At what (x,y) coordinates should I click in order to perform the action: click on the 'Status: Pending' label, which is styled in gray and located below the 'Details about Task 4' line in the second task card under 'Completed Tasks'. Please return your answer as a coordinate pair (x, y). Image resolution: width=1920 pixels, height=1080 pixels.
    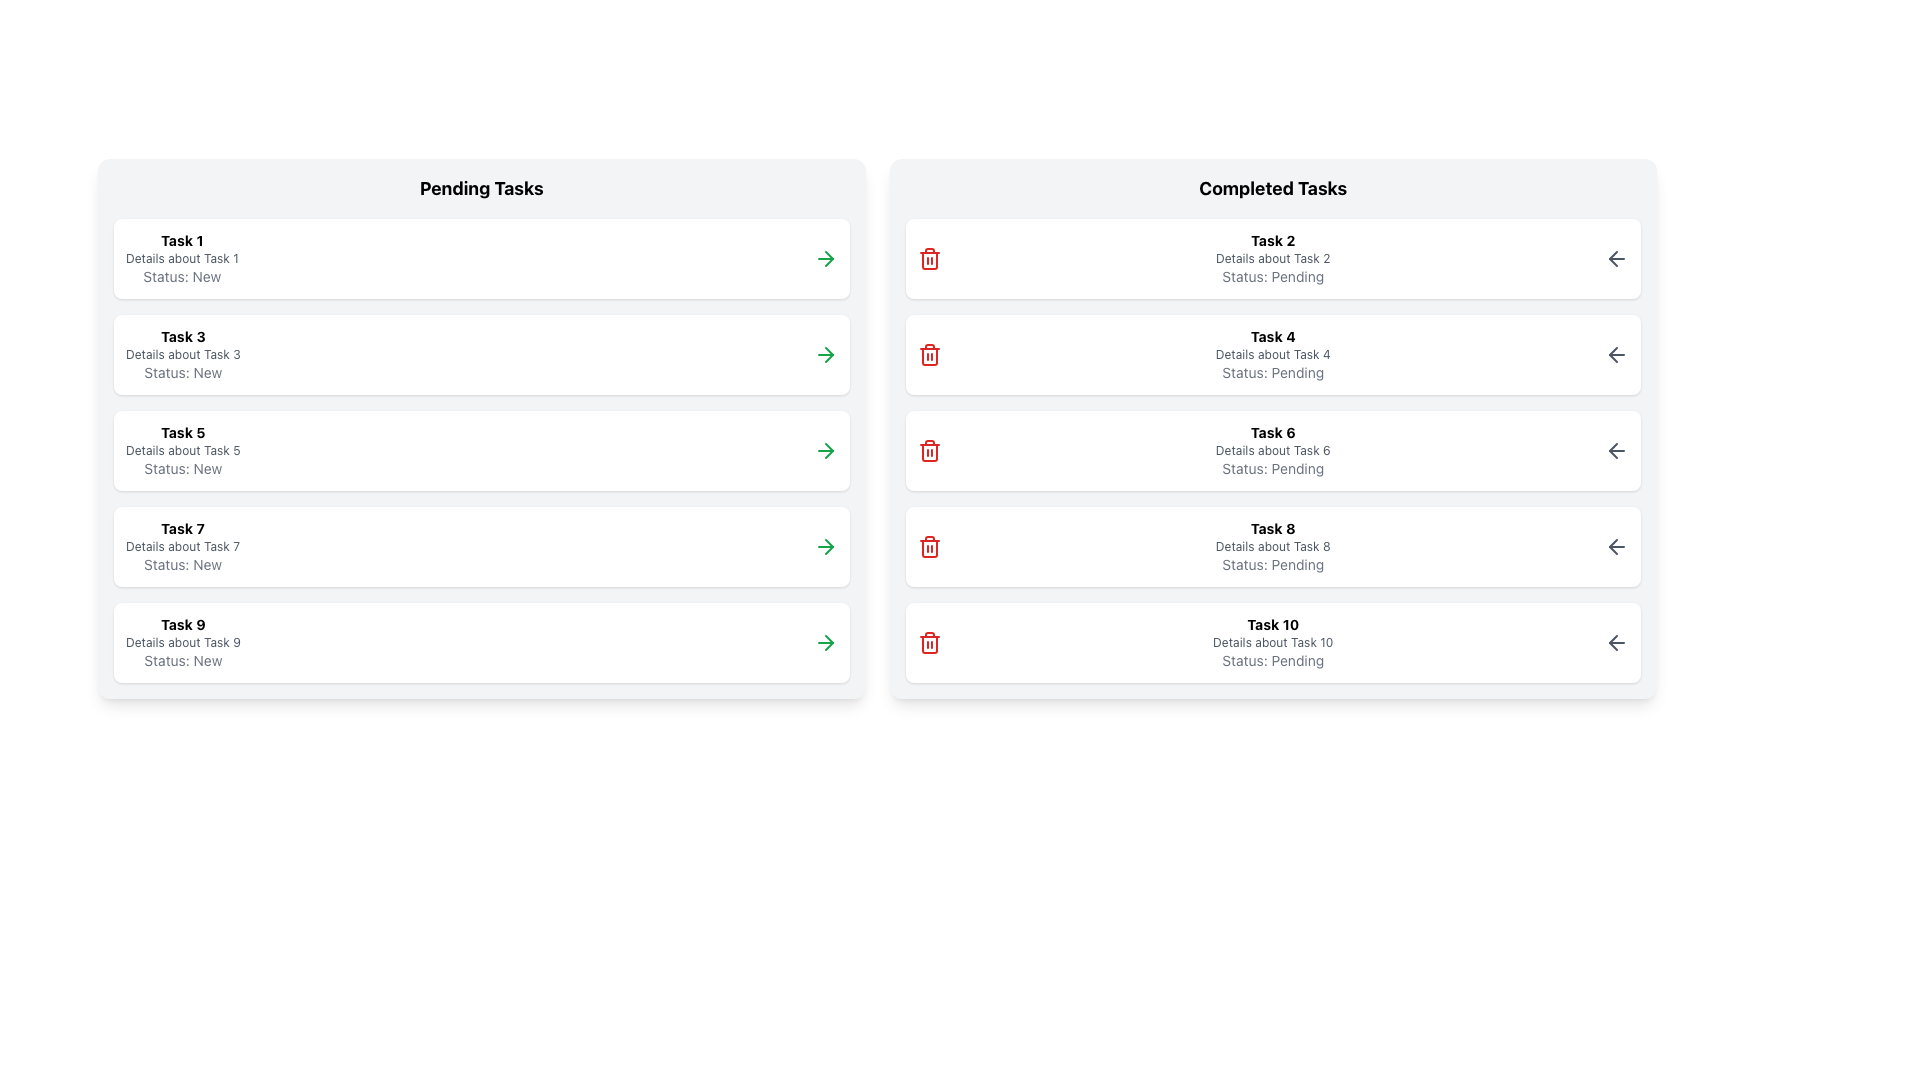
    Looking at the image, I should click on (1272, 372).